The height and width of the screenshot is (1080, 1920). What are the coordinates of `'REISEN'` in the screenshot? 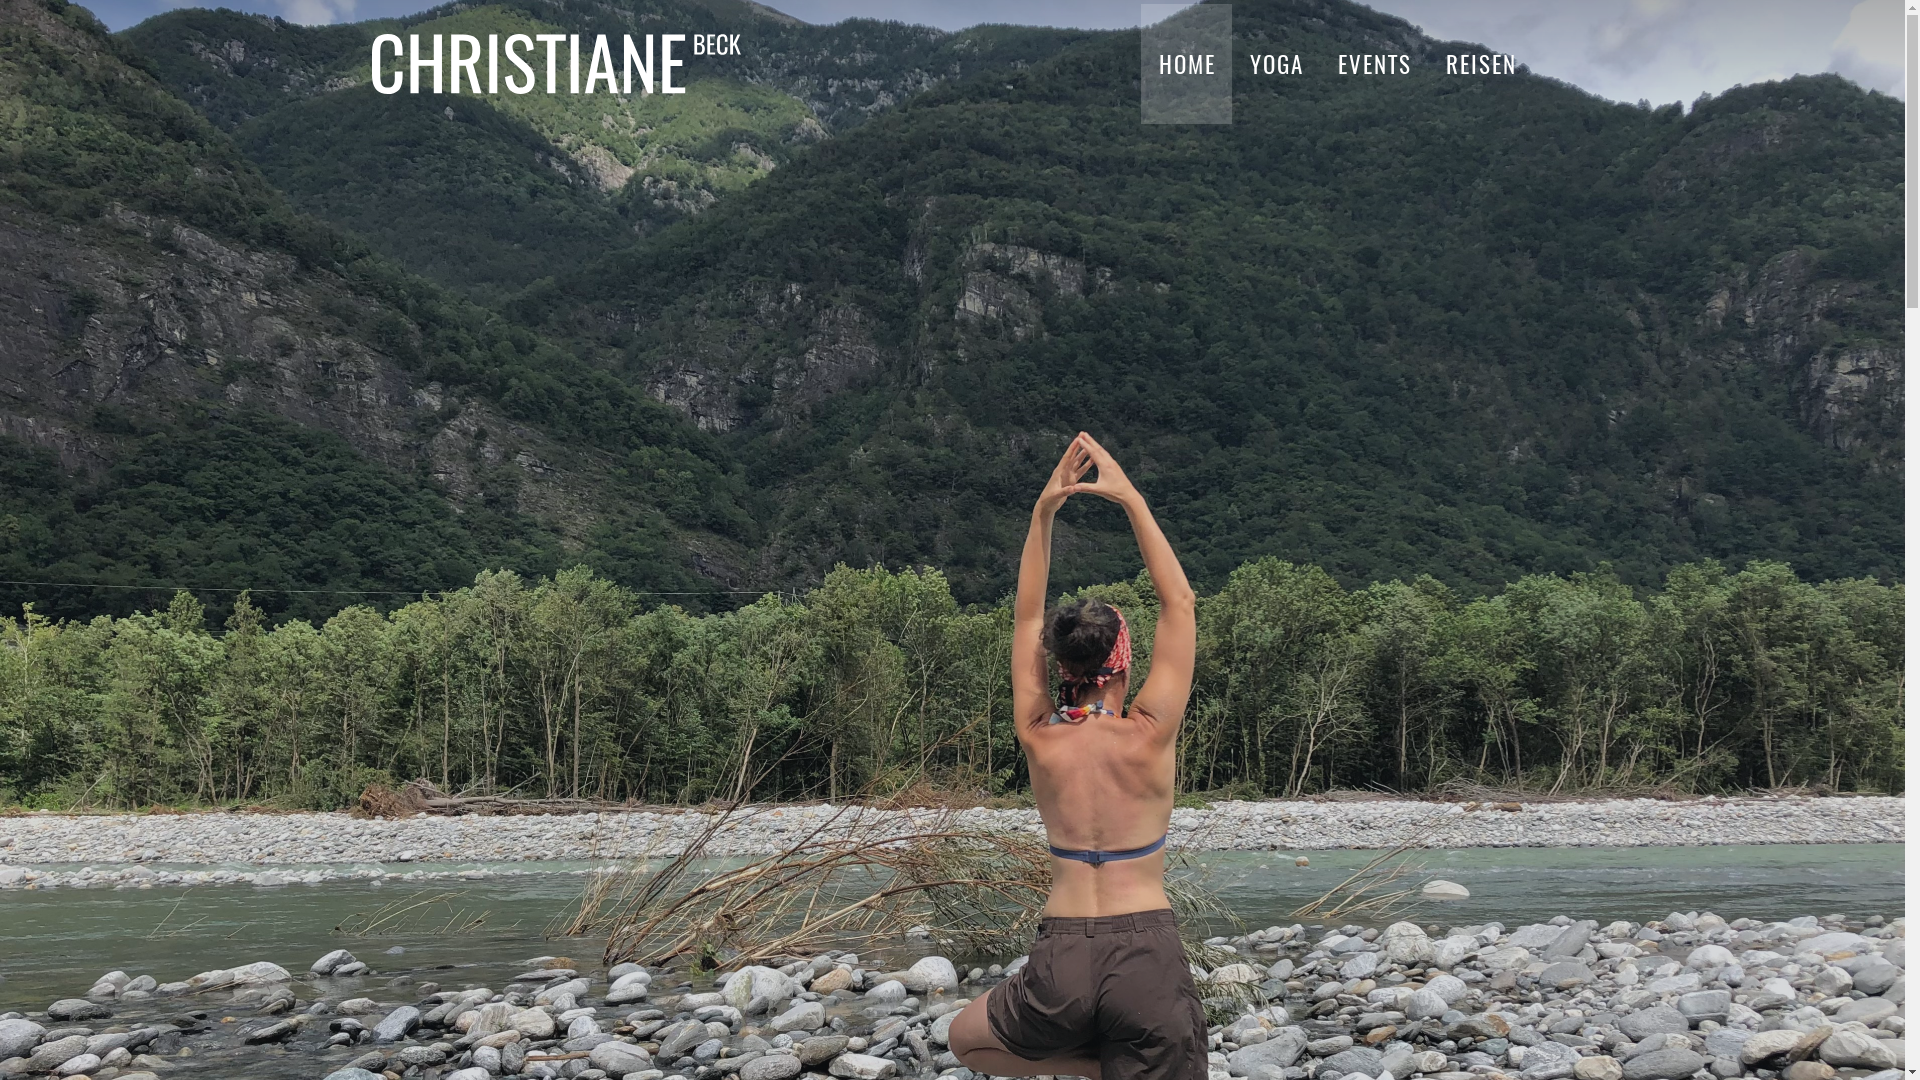 It's located at (1480, 63).